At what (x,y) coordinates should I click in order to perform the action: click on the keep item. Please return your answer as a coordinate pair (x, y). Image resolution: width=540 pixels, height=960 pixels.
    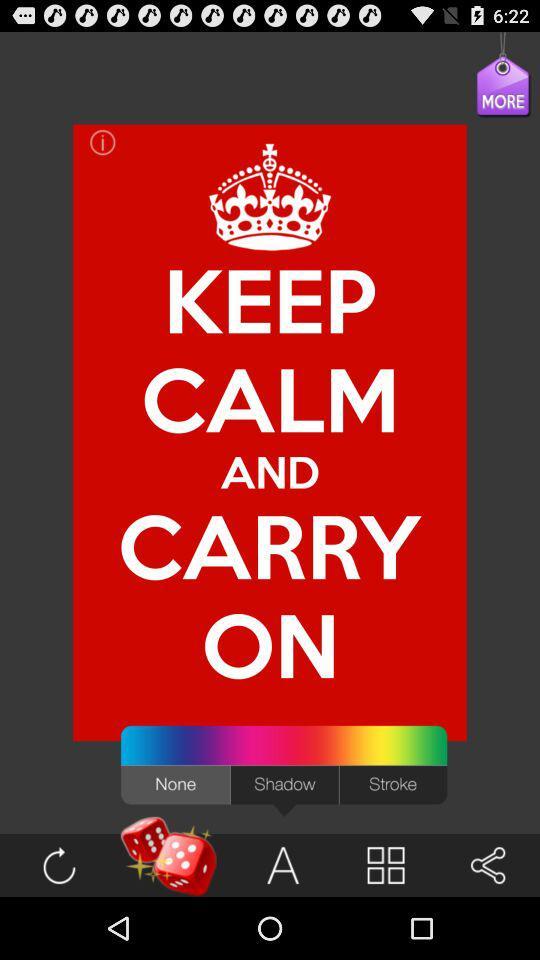
    Looking at the image, I should click on (270, 299).